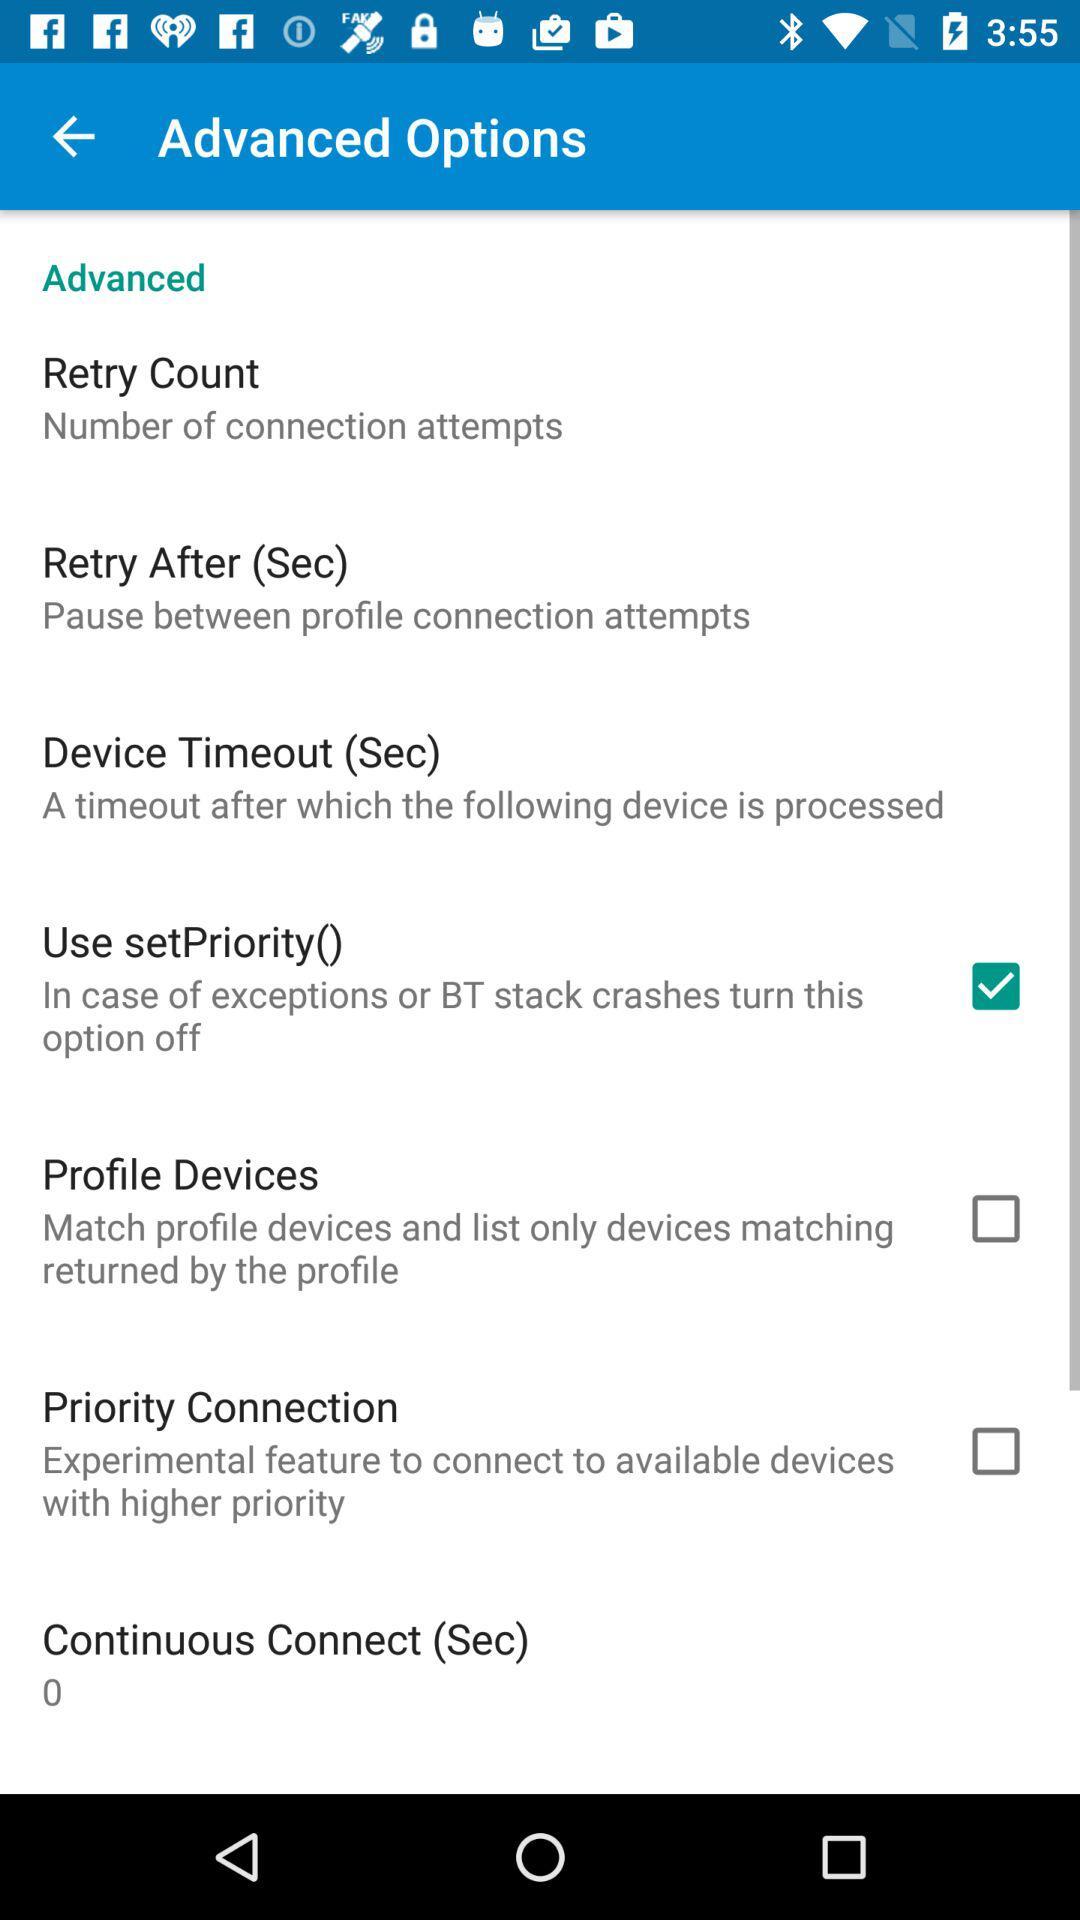 The image size is (1080, 1920). I want to click on icon to the left of the advanced options app, so click(72, 135).